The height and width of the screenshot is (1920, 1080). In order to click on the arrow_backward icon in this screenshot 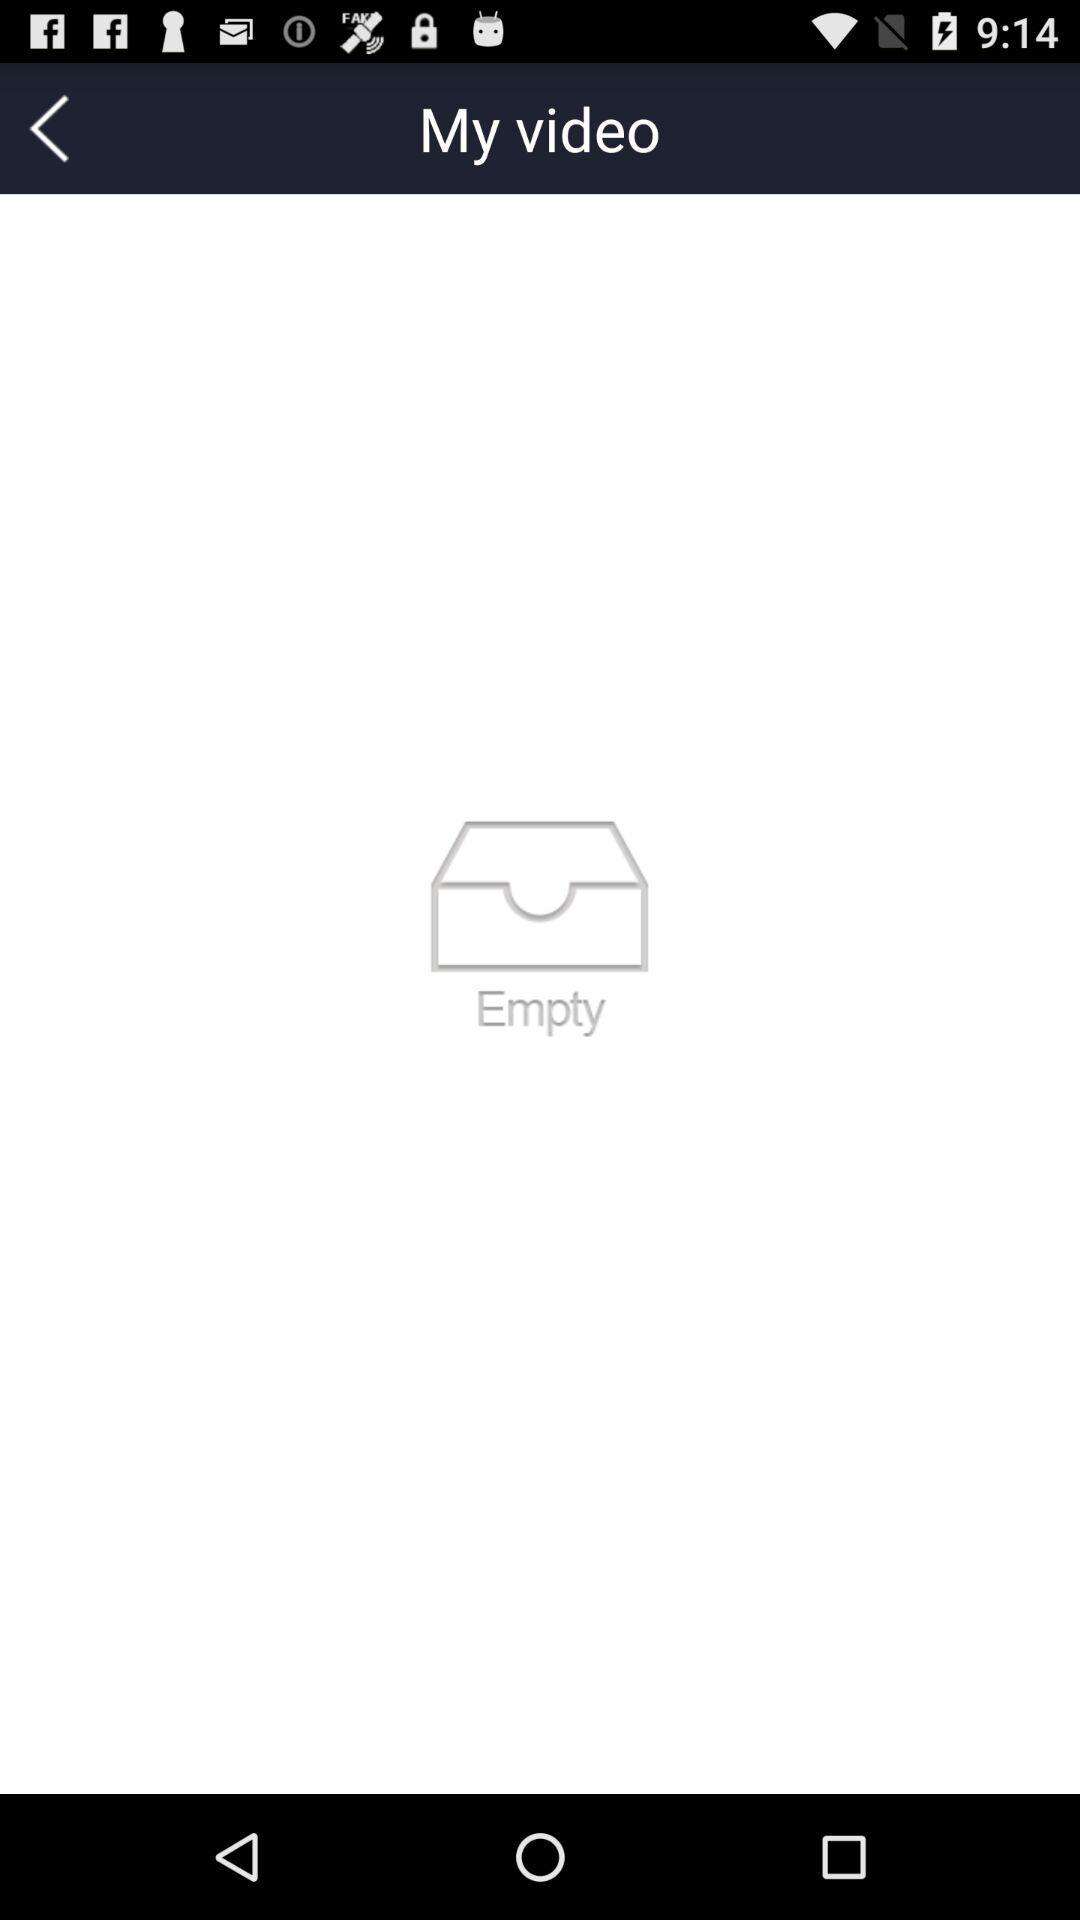, I will do `click(48, 136)`.